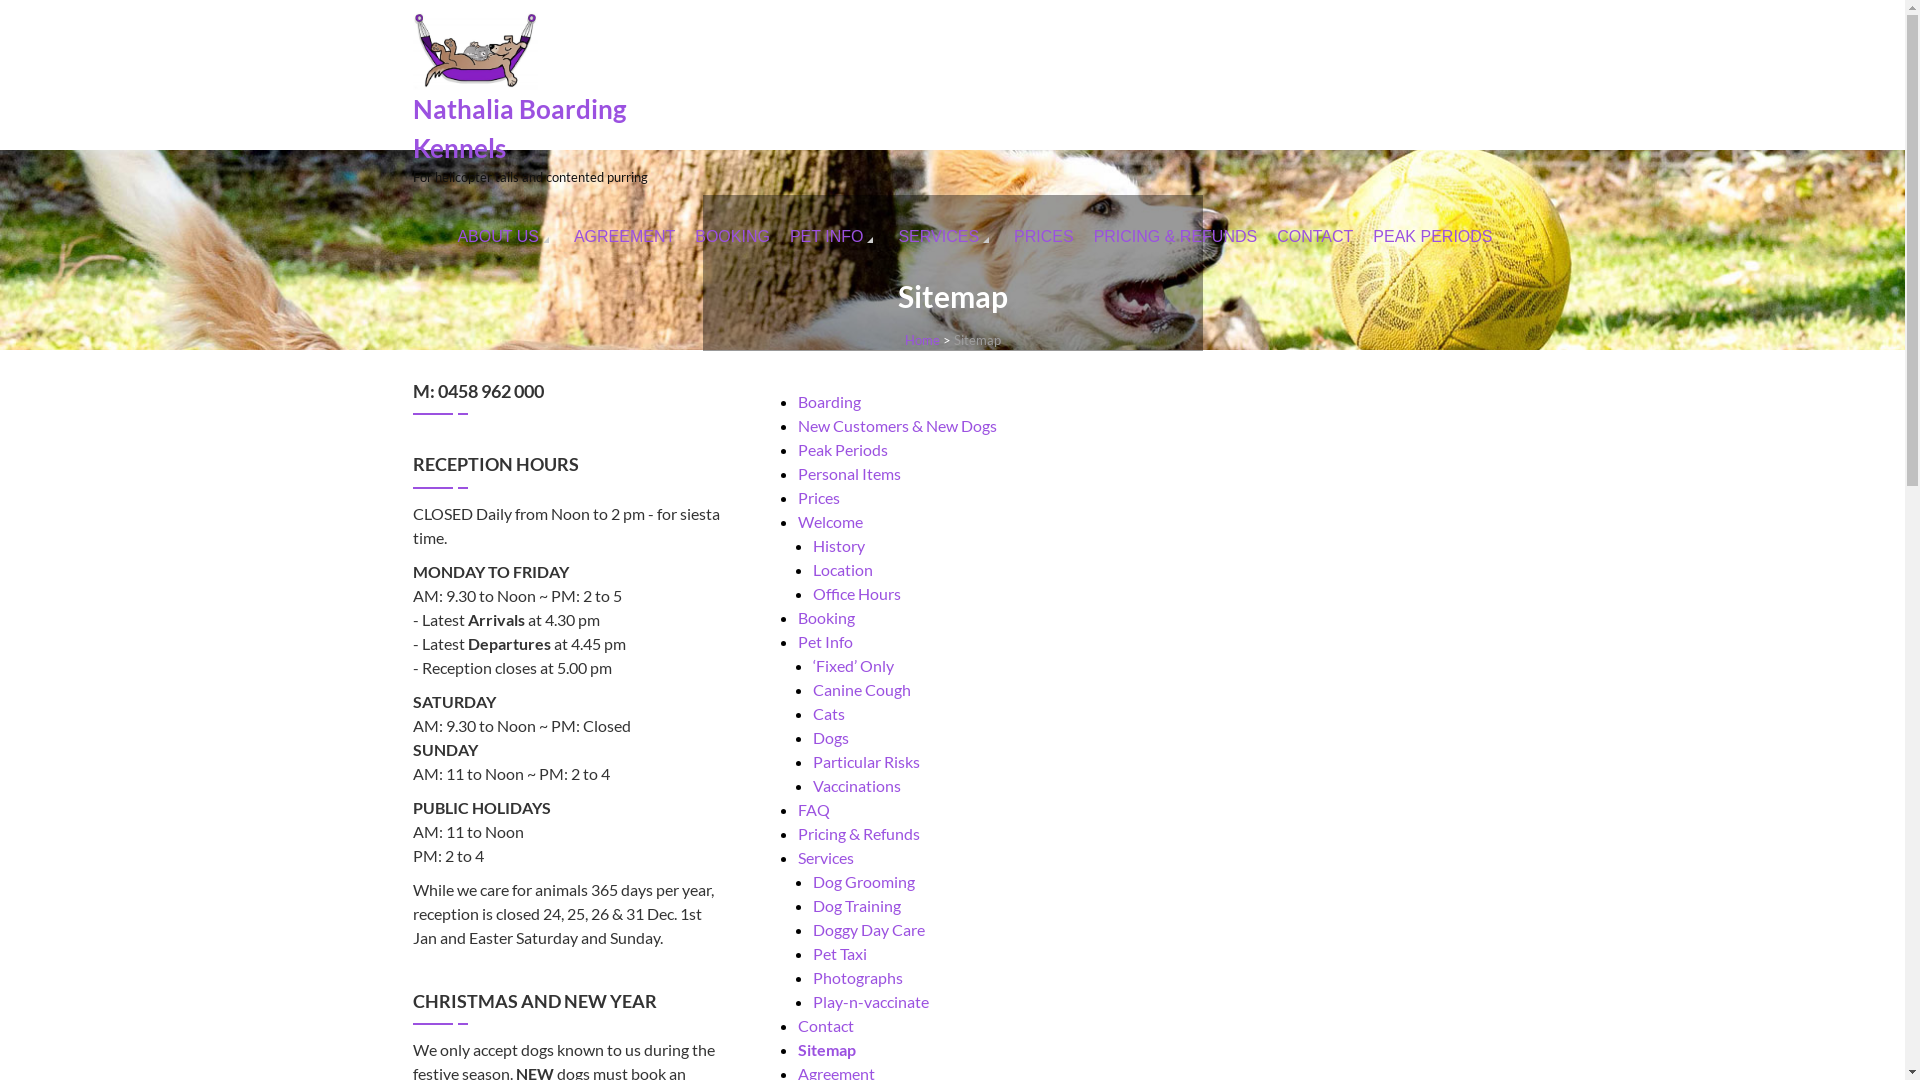 The width and height of the screenshot is (1920, 1080). I want to click on 'PRICING & REFUNDS', so click(1176, 235).